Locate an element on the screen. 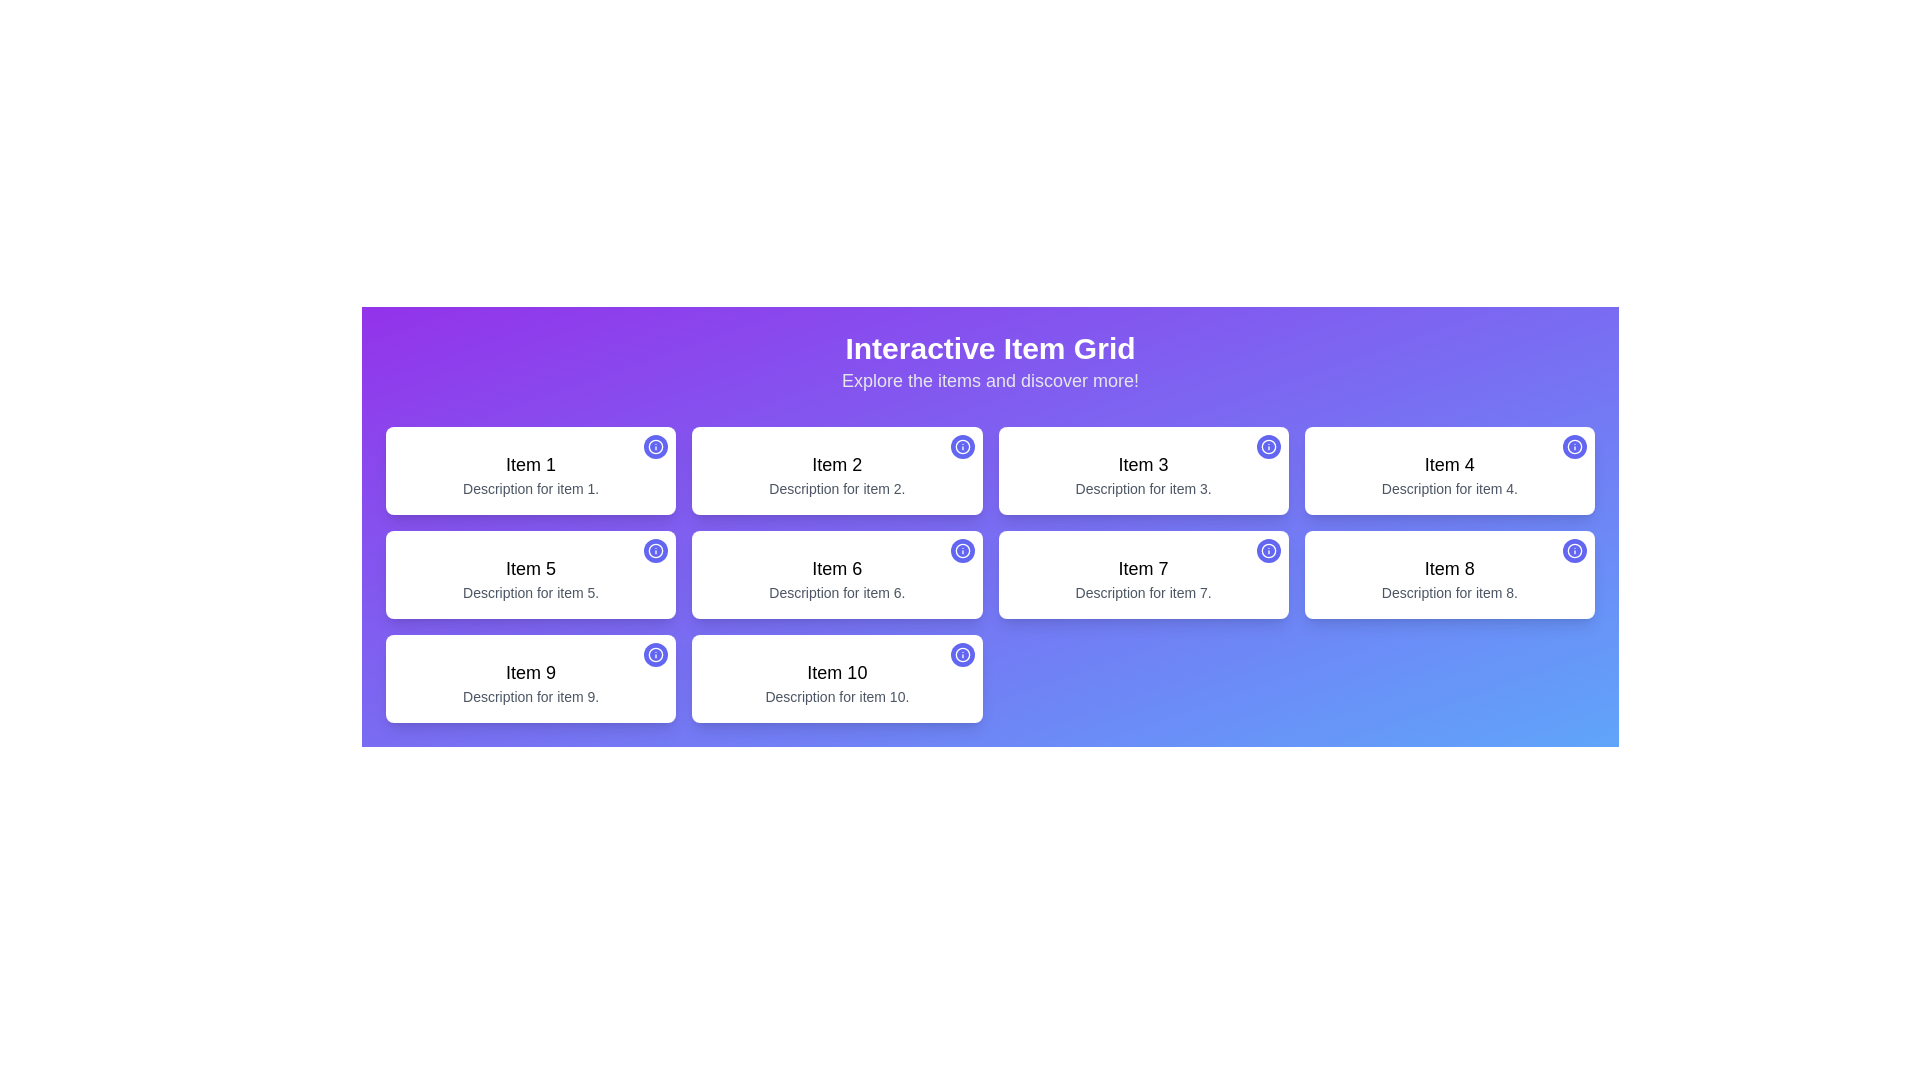  the Label that serves as the title for the fourth card in a 4x3 grid layout, located between 'Item 3' on the left and 'Item 8' below is located at coordinates (1449, 465).